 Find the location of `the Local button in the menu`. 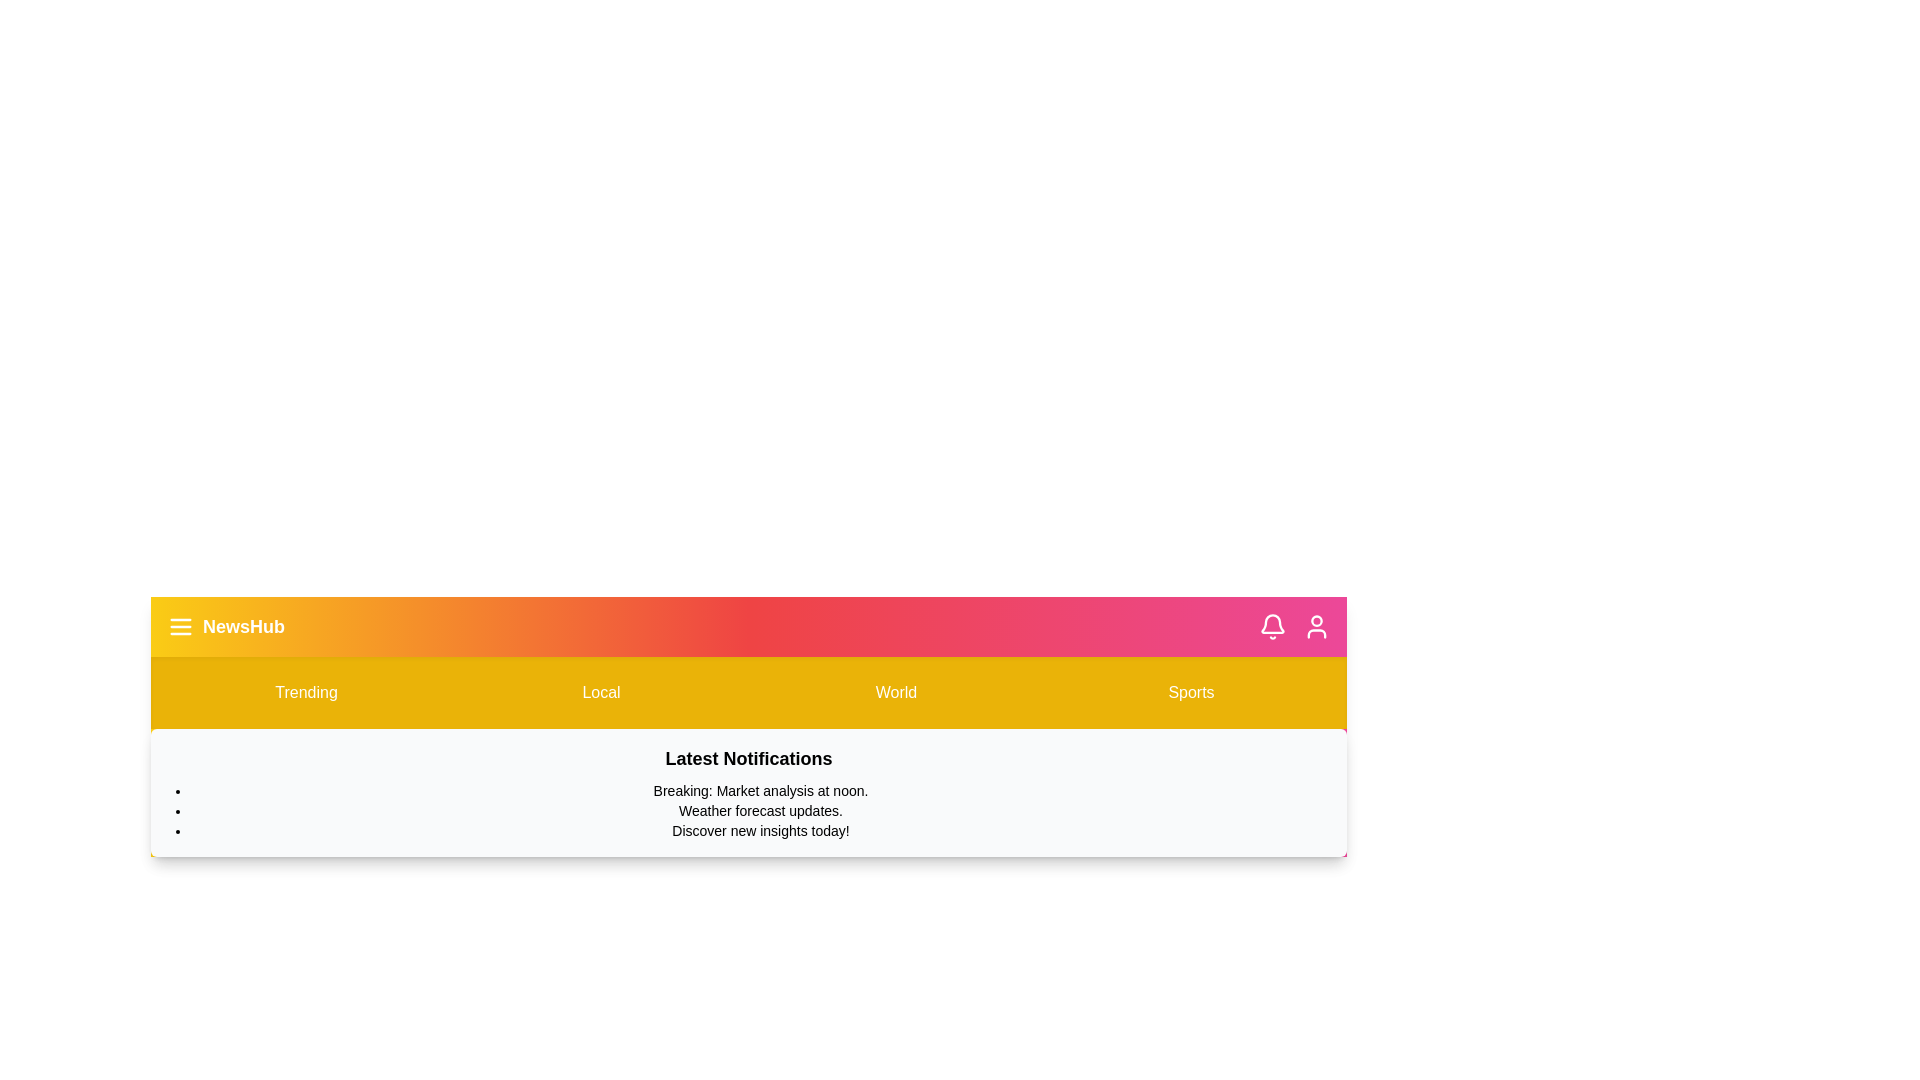

the Local button in the menu is located at coordinates (600, 692).